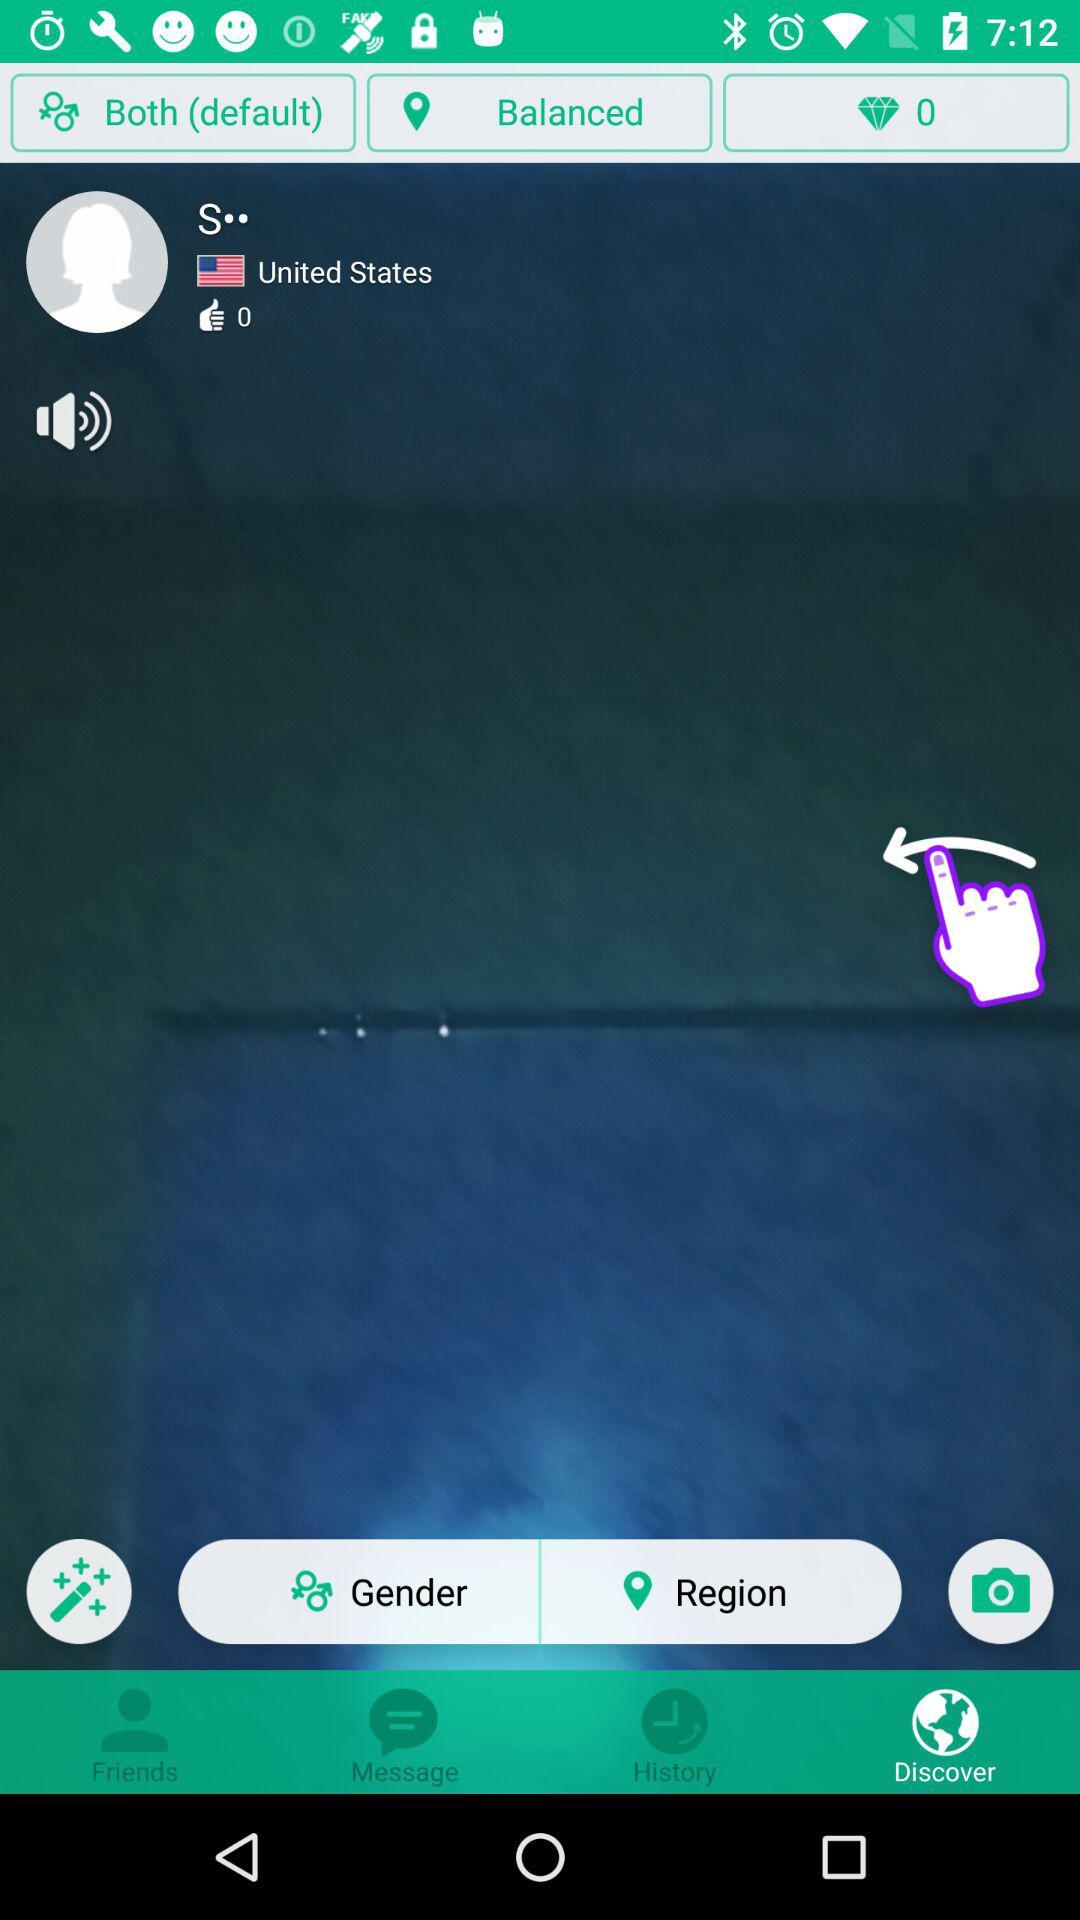  What do you see at coordinates (78, 1604) in the screenshot?
I see `the edit icon` at bounding box center [78, 1604].